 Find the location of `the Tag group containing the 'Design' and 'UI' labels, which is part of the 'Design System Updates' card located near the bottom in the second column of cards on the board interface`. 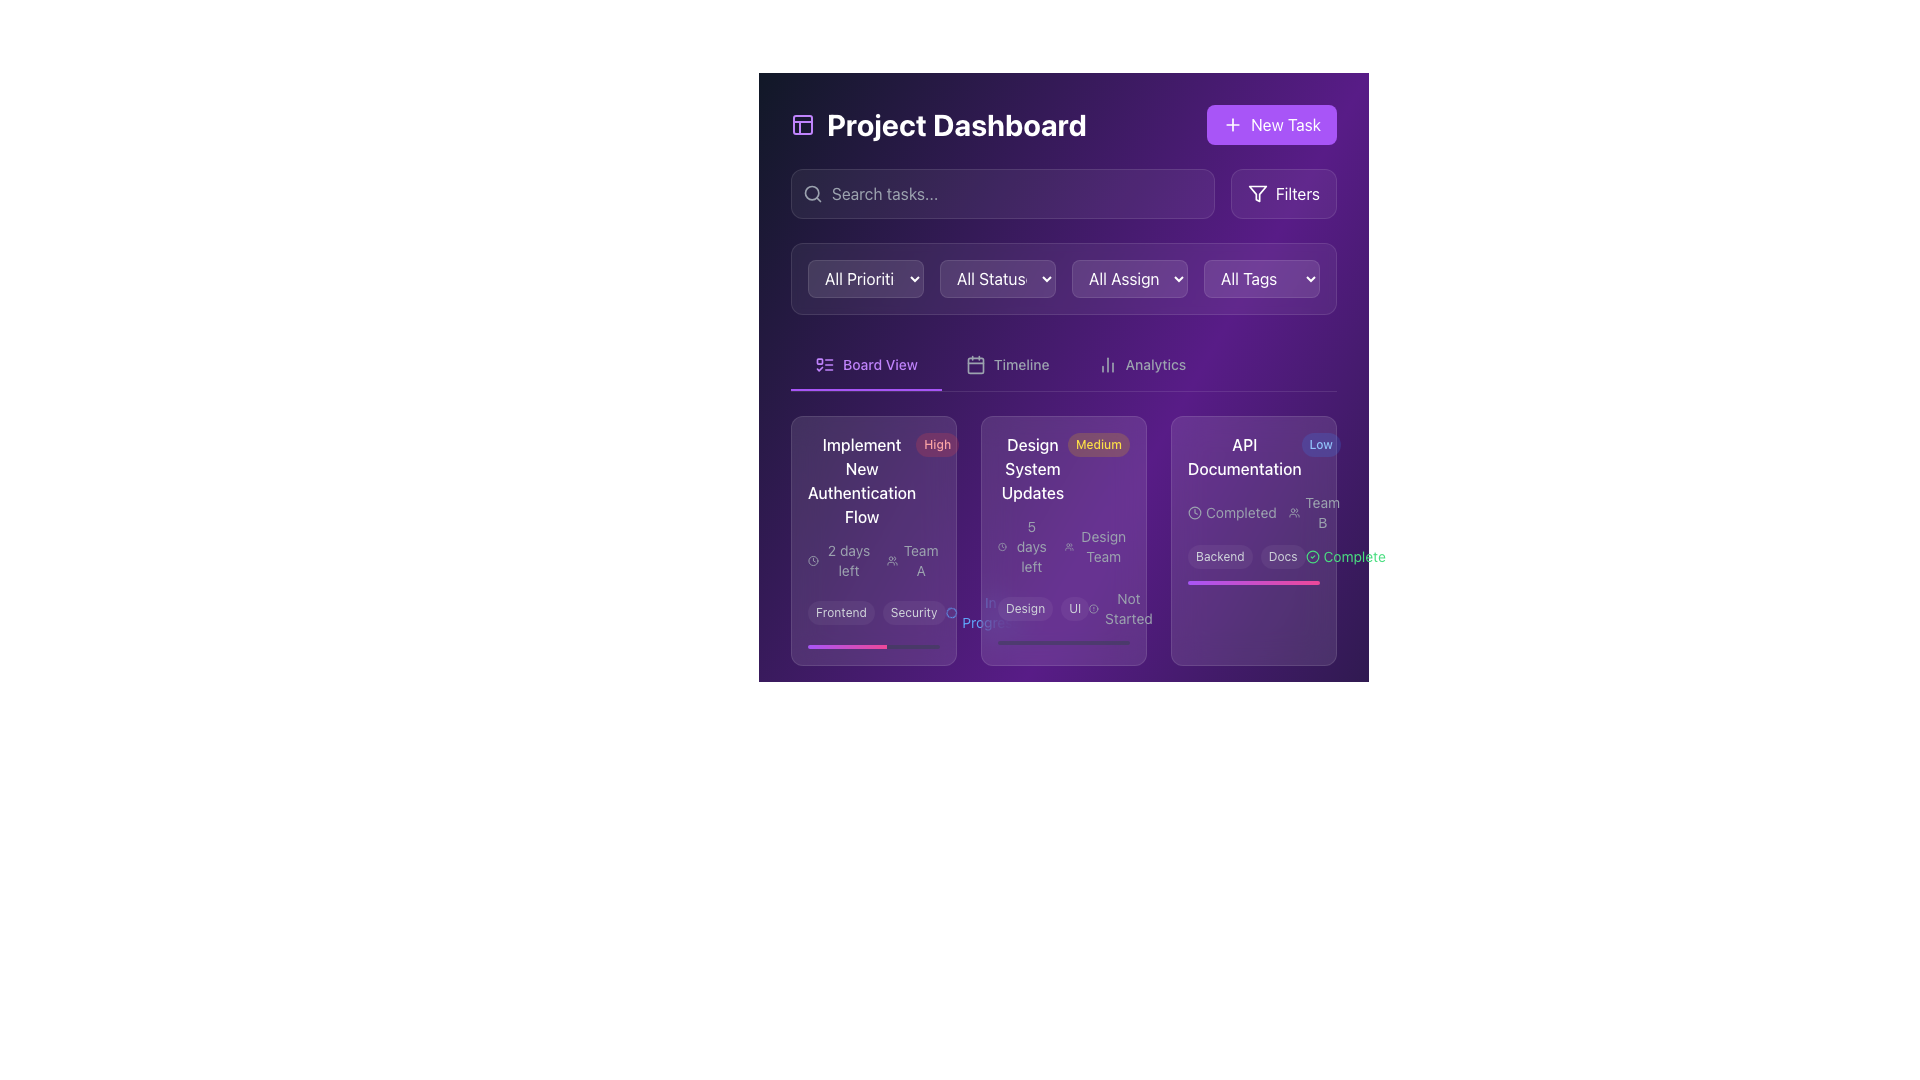

the Tag group containing the 'Design' and 'UI' labels, which is part of the 'Design System Updates' card located near the bottom in the second column of cards on the board interface is located at coordinates (1063, 608).